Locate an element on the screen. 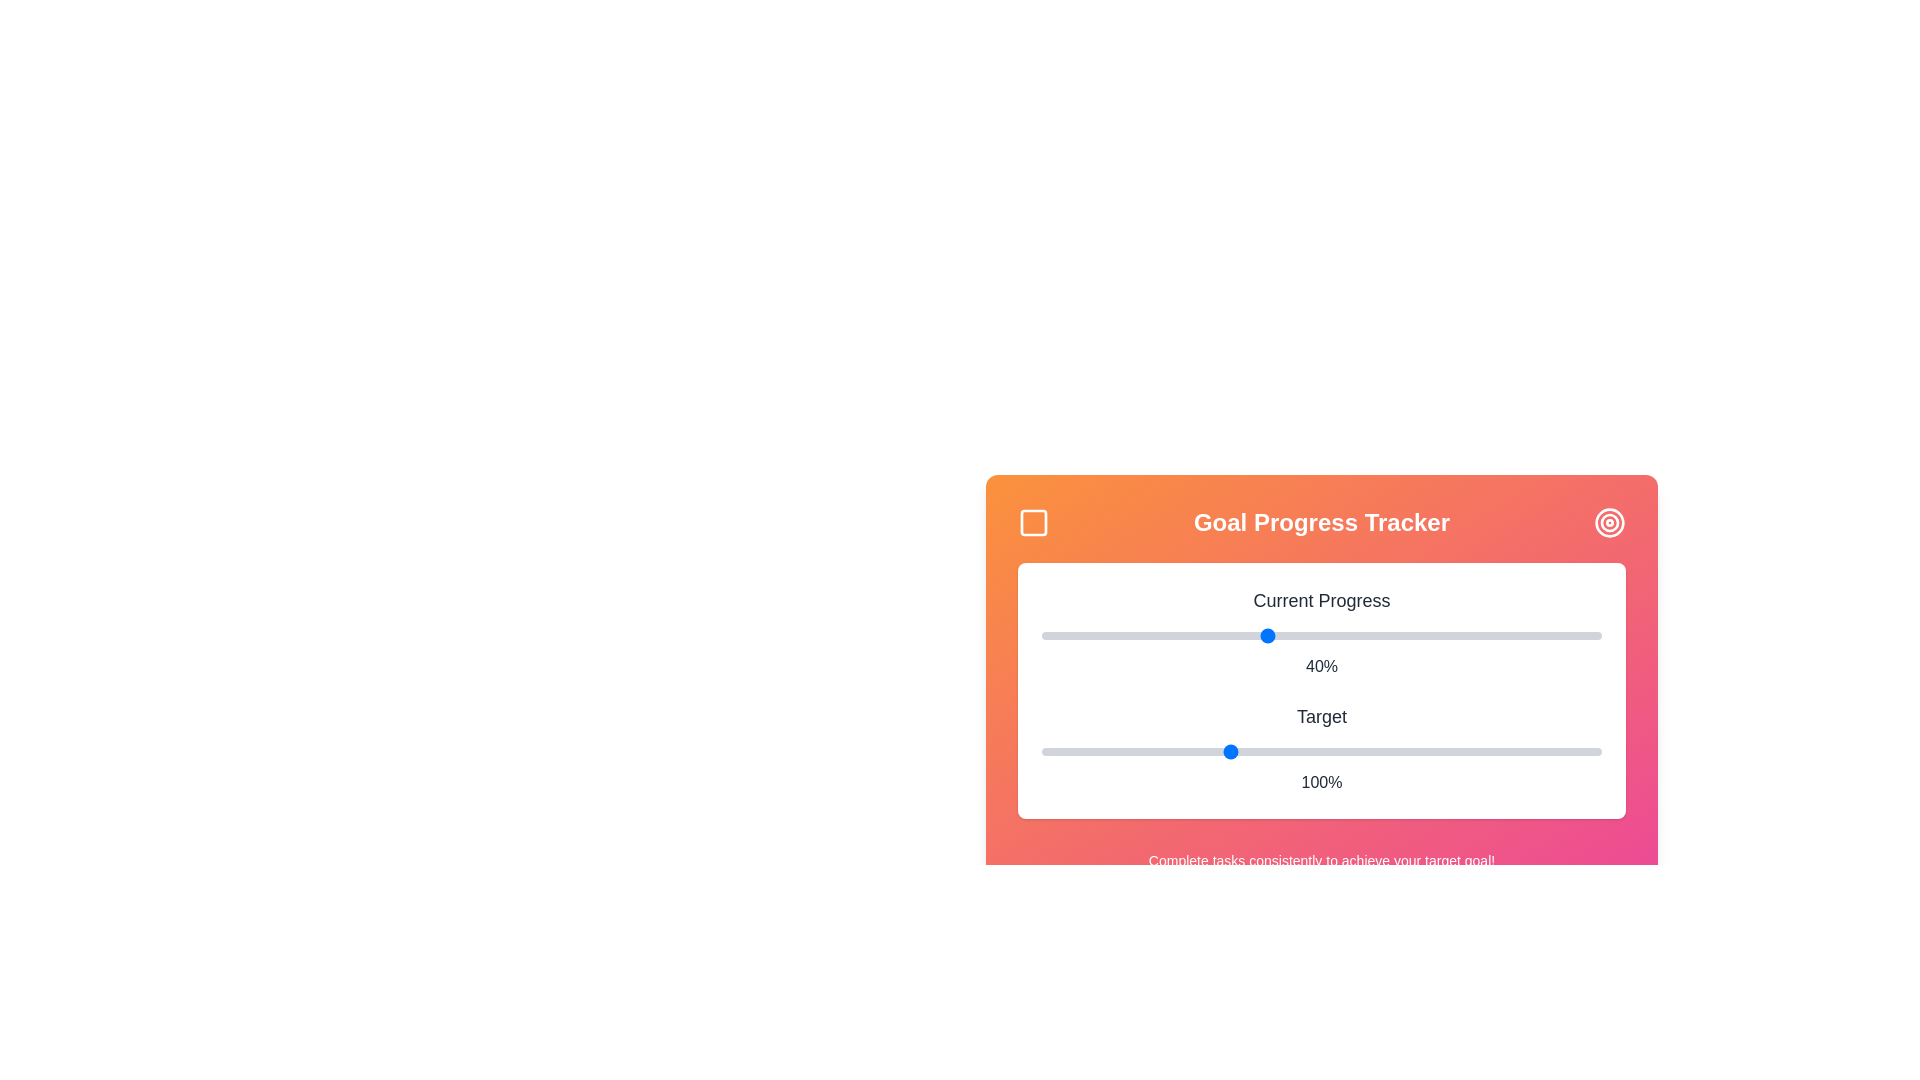 The height and width of the screenshot is (1080, 1920). the square icon in the header is located at coordinates (1033, 522).